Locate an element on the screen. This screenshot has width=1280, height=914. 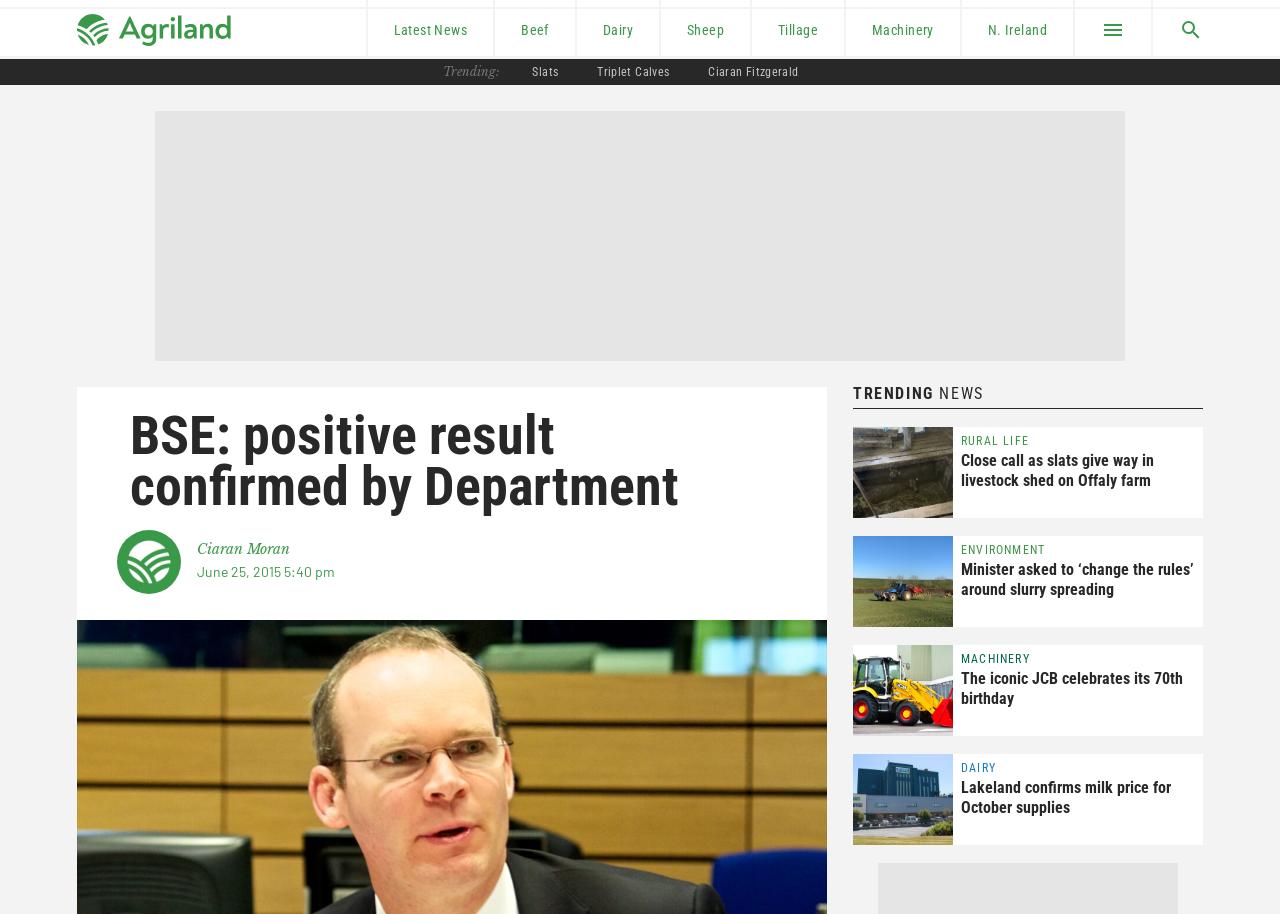
'Ciaran Moran' is located at coordinates (242, 547).